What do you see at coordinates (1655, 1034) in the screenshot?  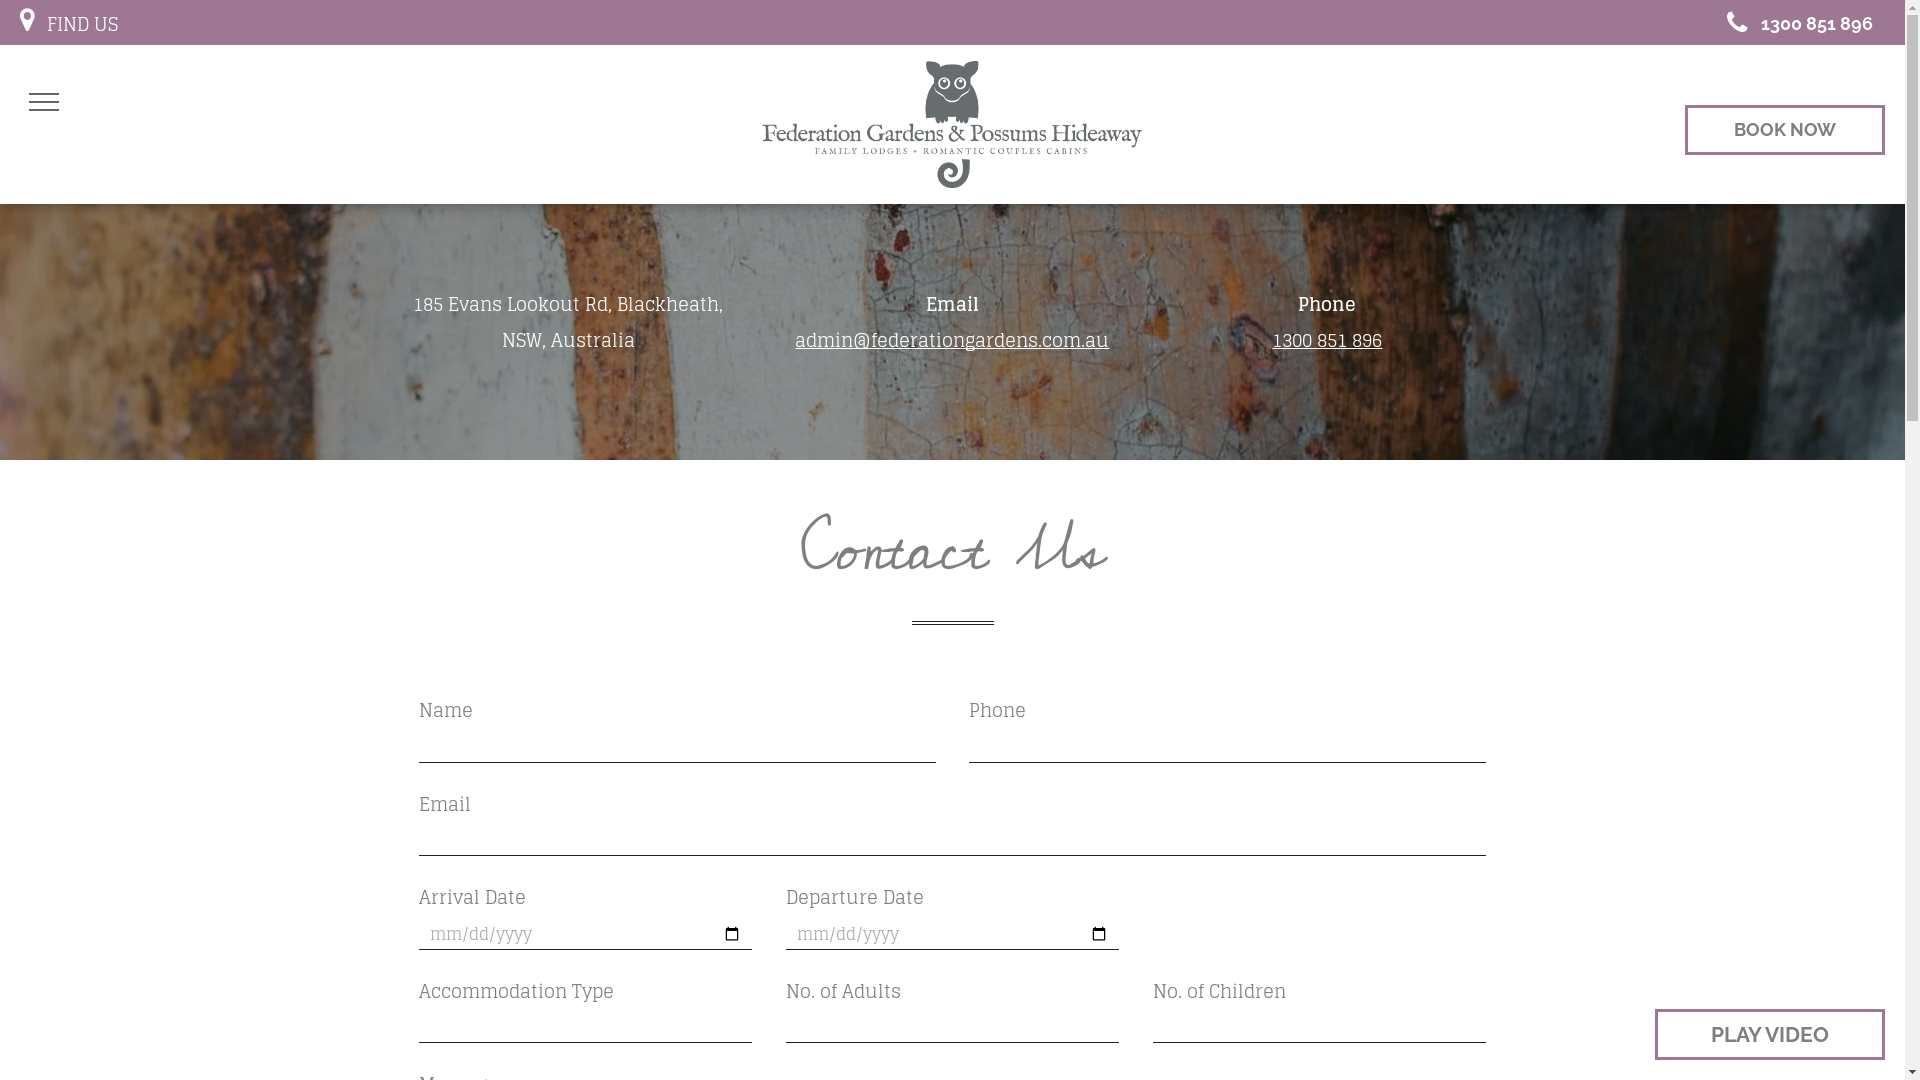 I see `'PLAY VIDEO'` at bounding box center [1655, 1034].